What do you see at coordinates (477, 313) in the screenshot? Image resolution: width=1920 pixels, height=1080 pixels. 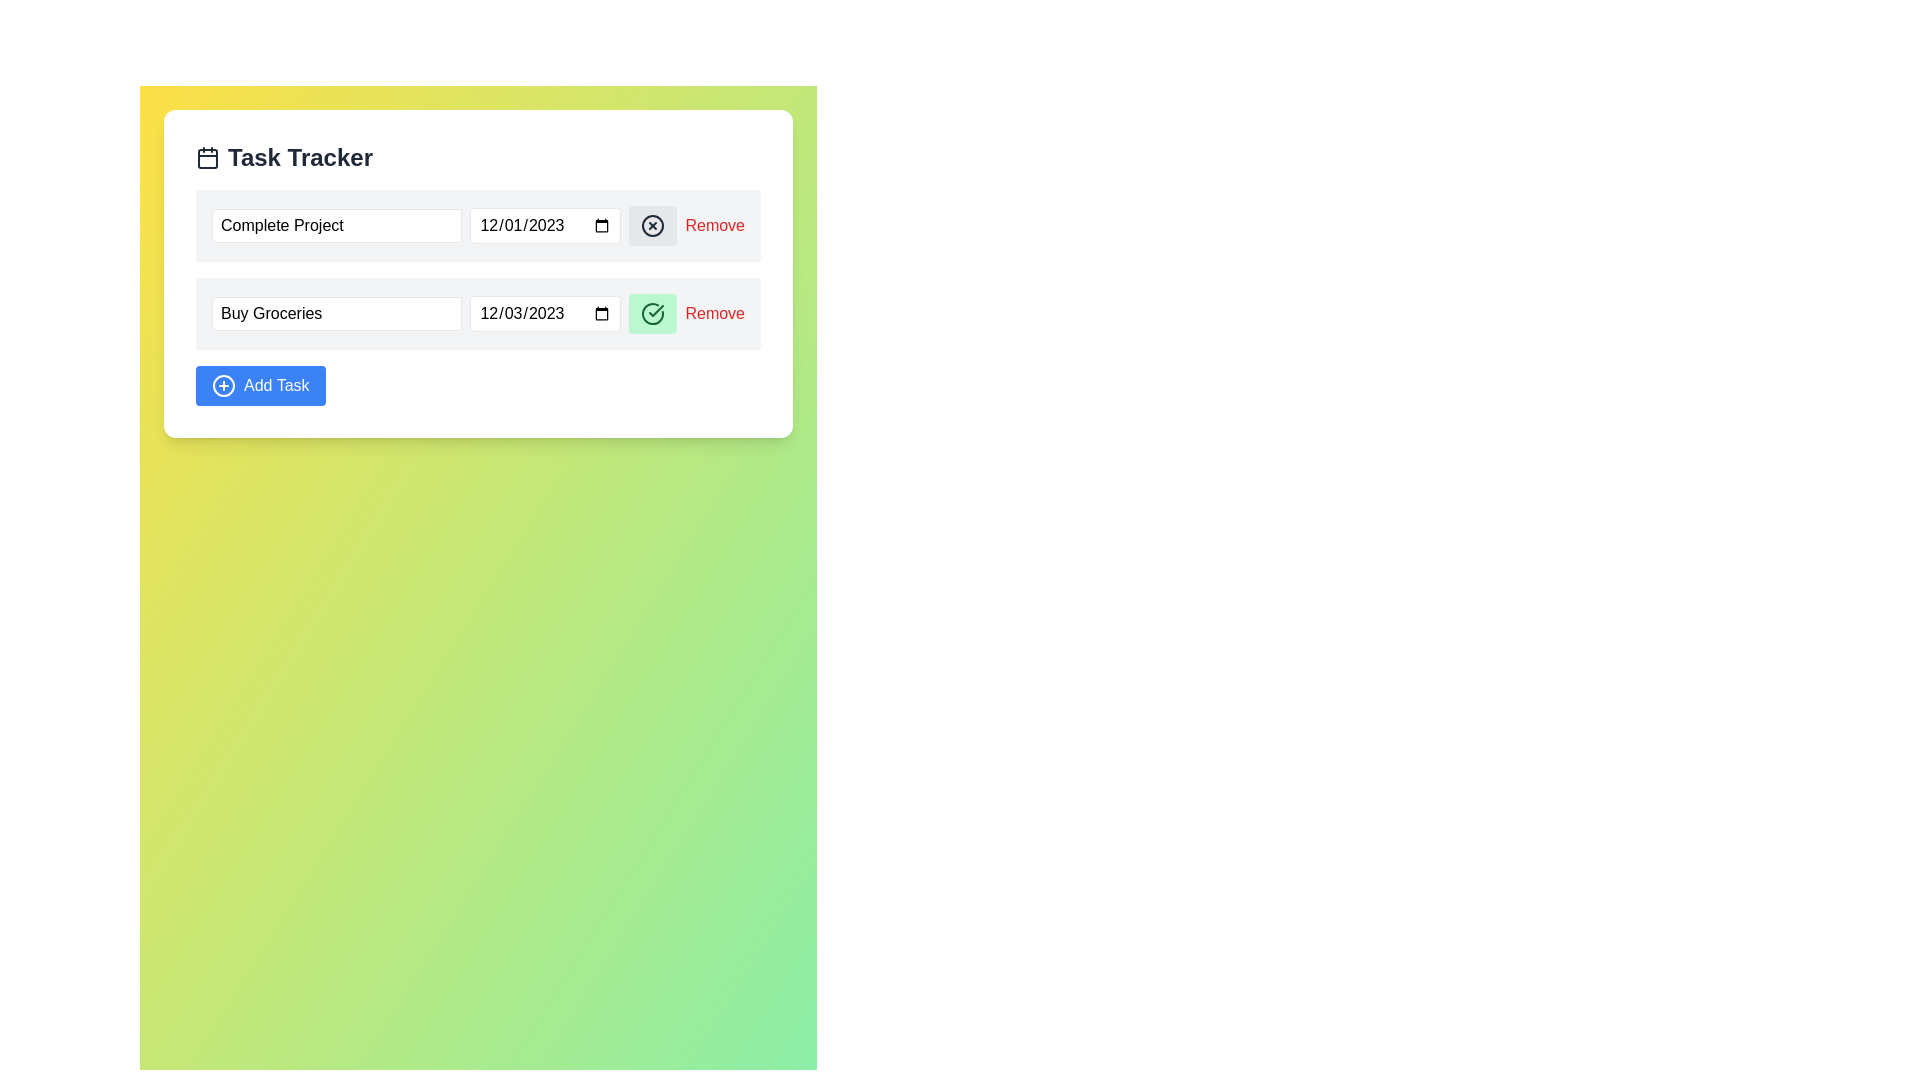 I see `the date input field of the second task management component in the Task Tracker interface to change the deadline` at bounding box center [477, 313].